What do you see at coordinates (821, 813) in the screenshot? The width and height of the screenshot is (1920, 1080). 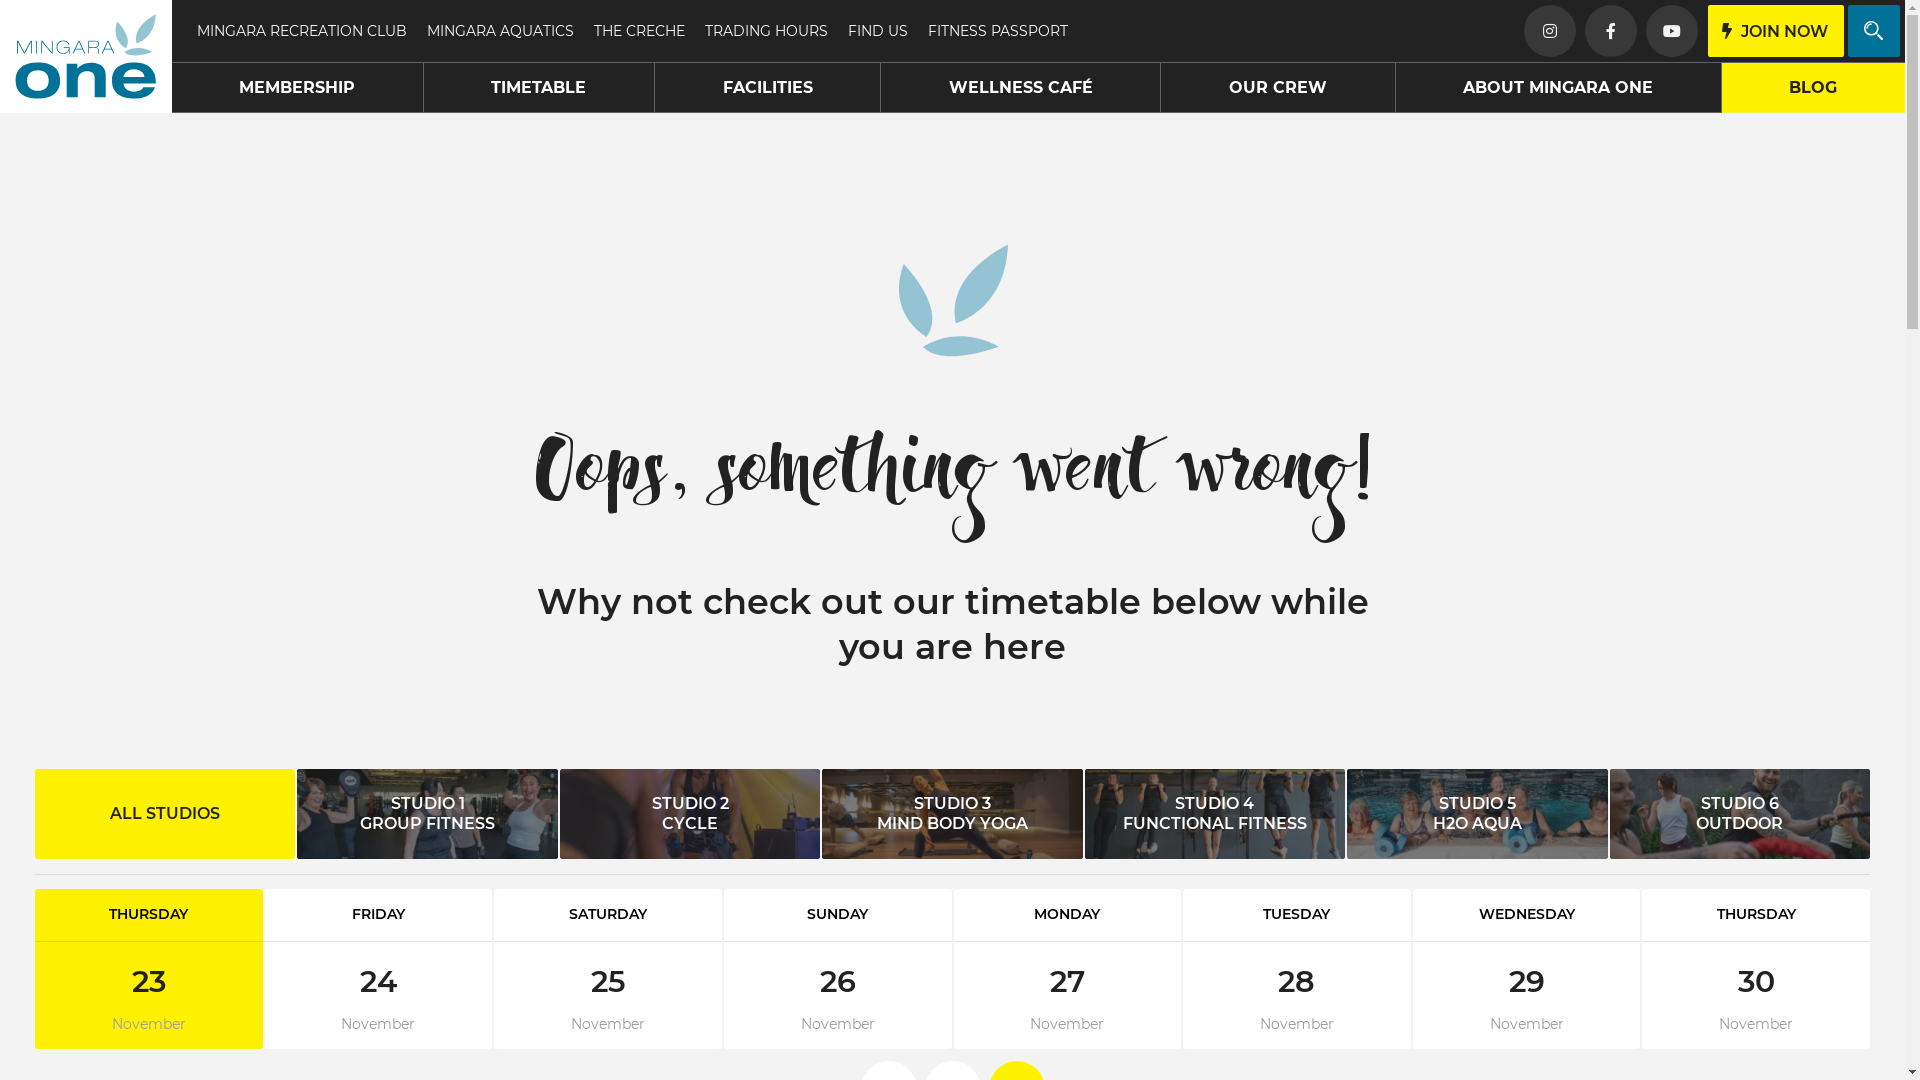 I see `'STUDIO 3` at bounding box center [821, 813].